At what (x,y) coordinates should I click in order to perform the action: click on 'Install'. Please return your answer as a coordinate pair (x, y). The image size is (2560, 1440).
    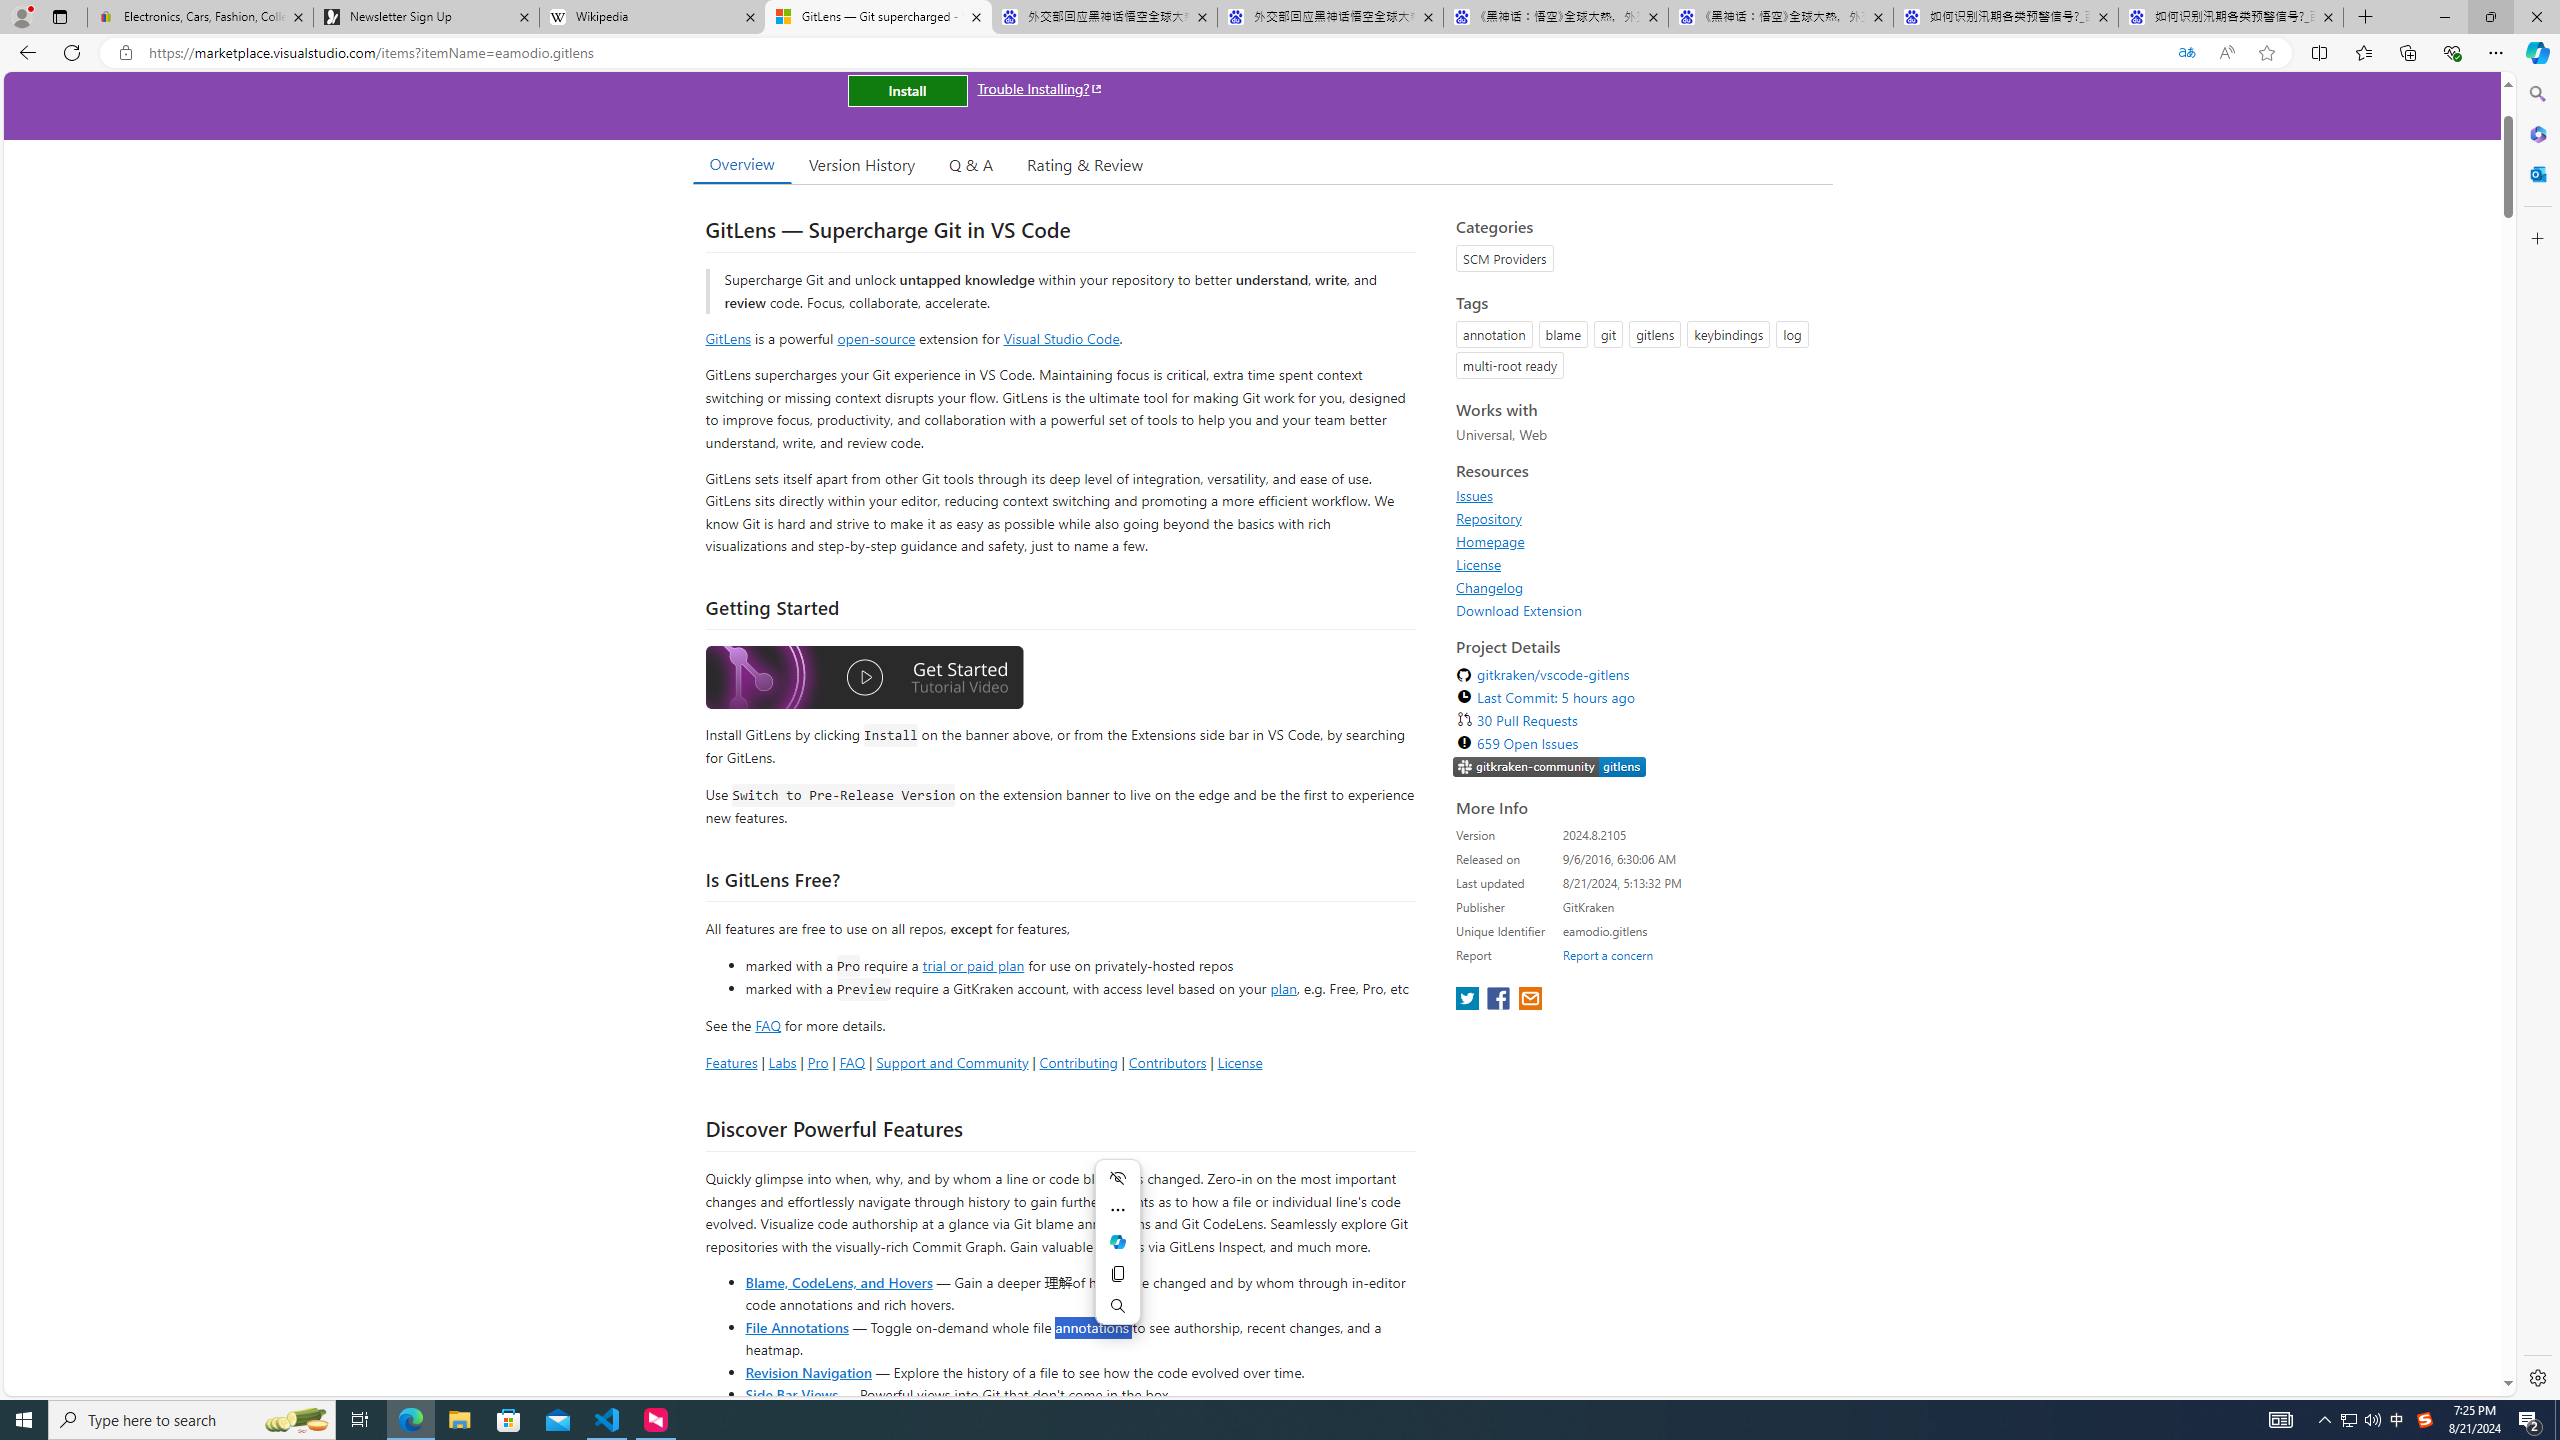
    Looking at the image, I should click on (906, 89).